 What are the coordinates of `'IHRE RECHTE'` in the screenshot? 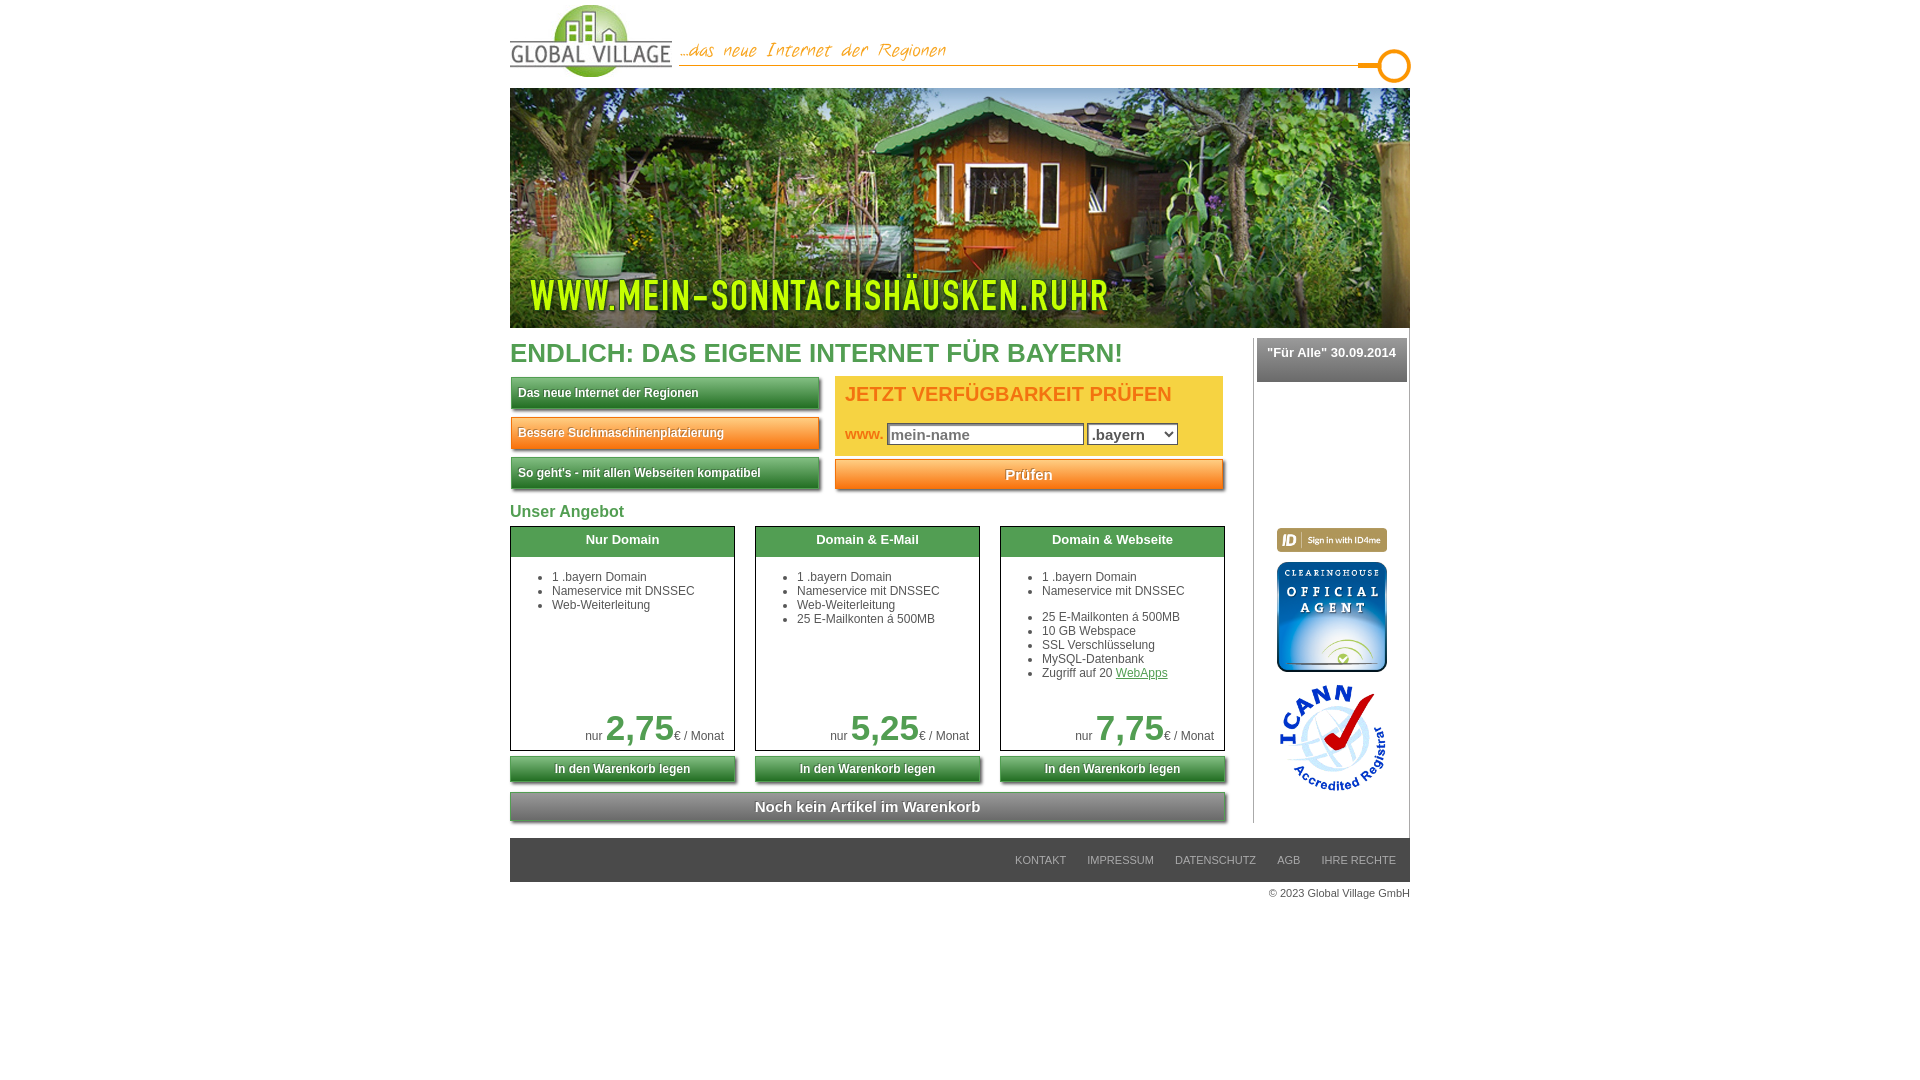 It's located at (1358, 859).